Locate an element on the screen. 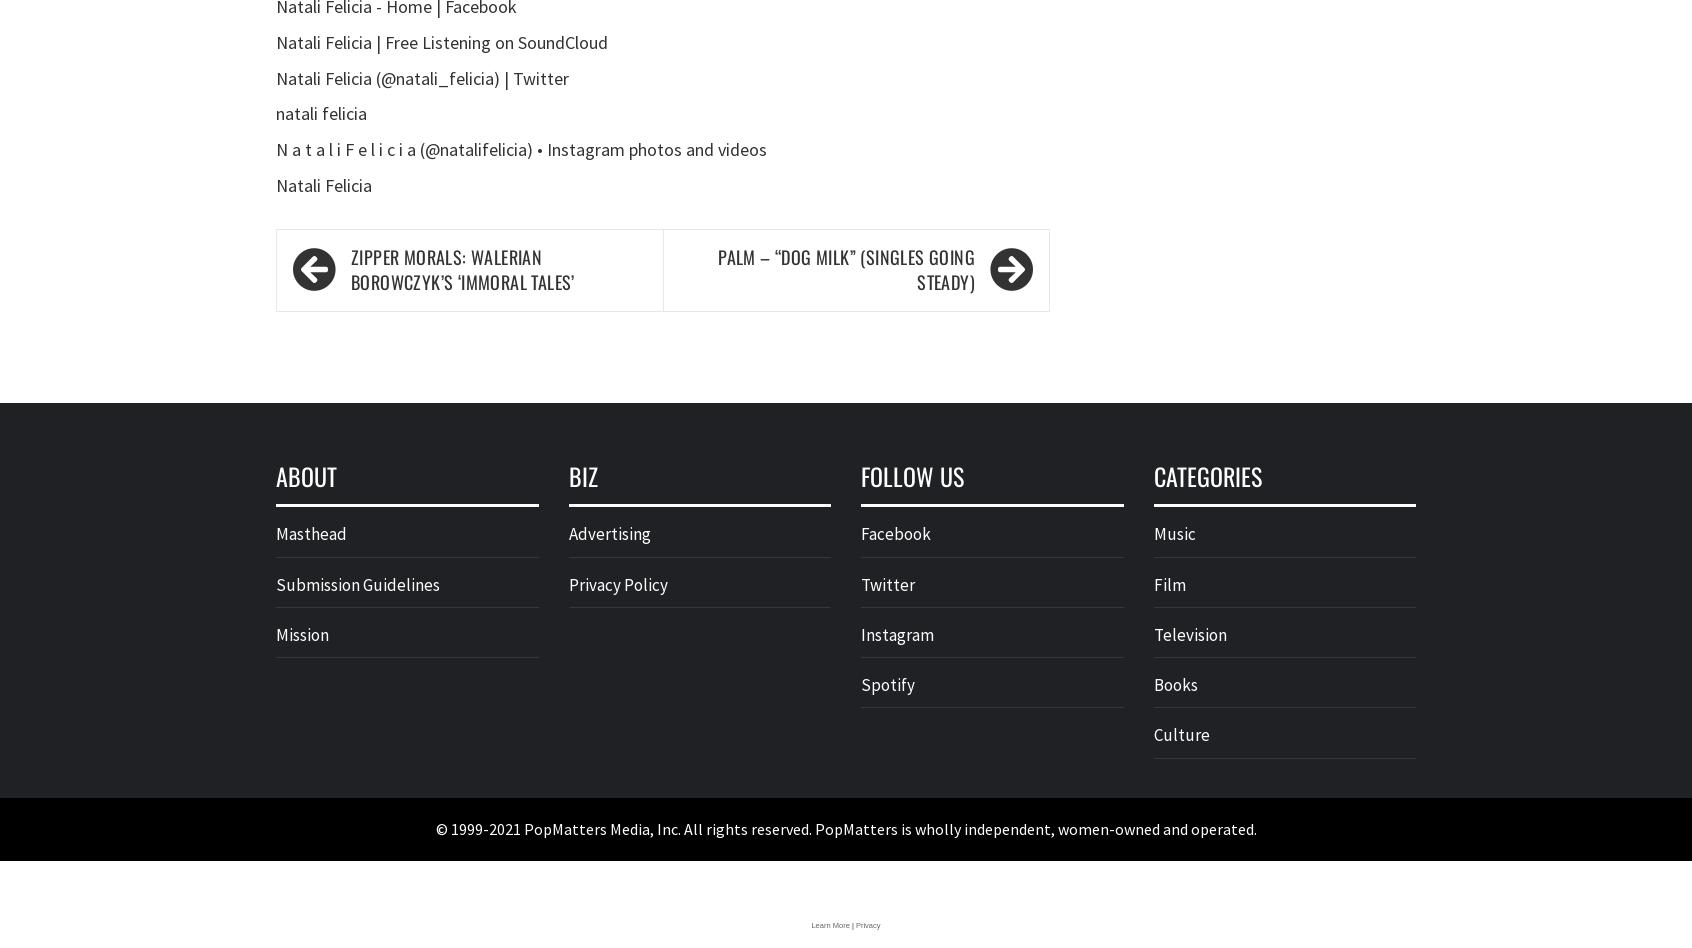 Image resolution: width=1692 pixels, height=948 pixels. 'Television' is located at coordinates (1188, 633).